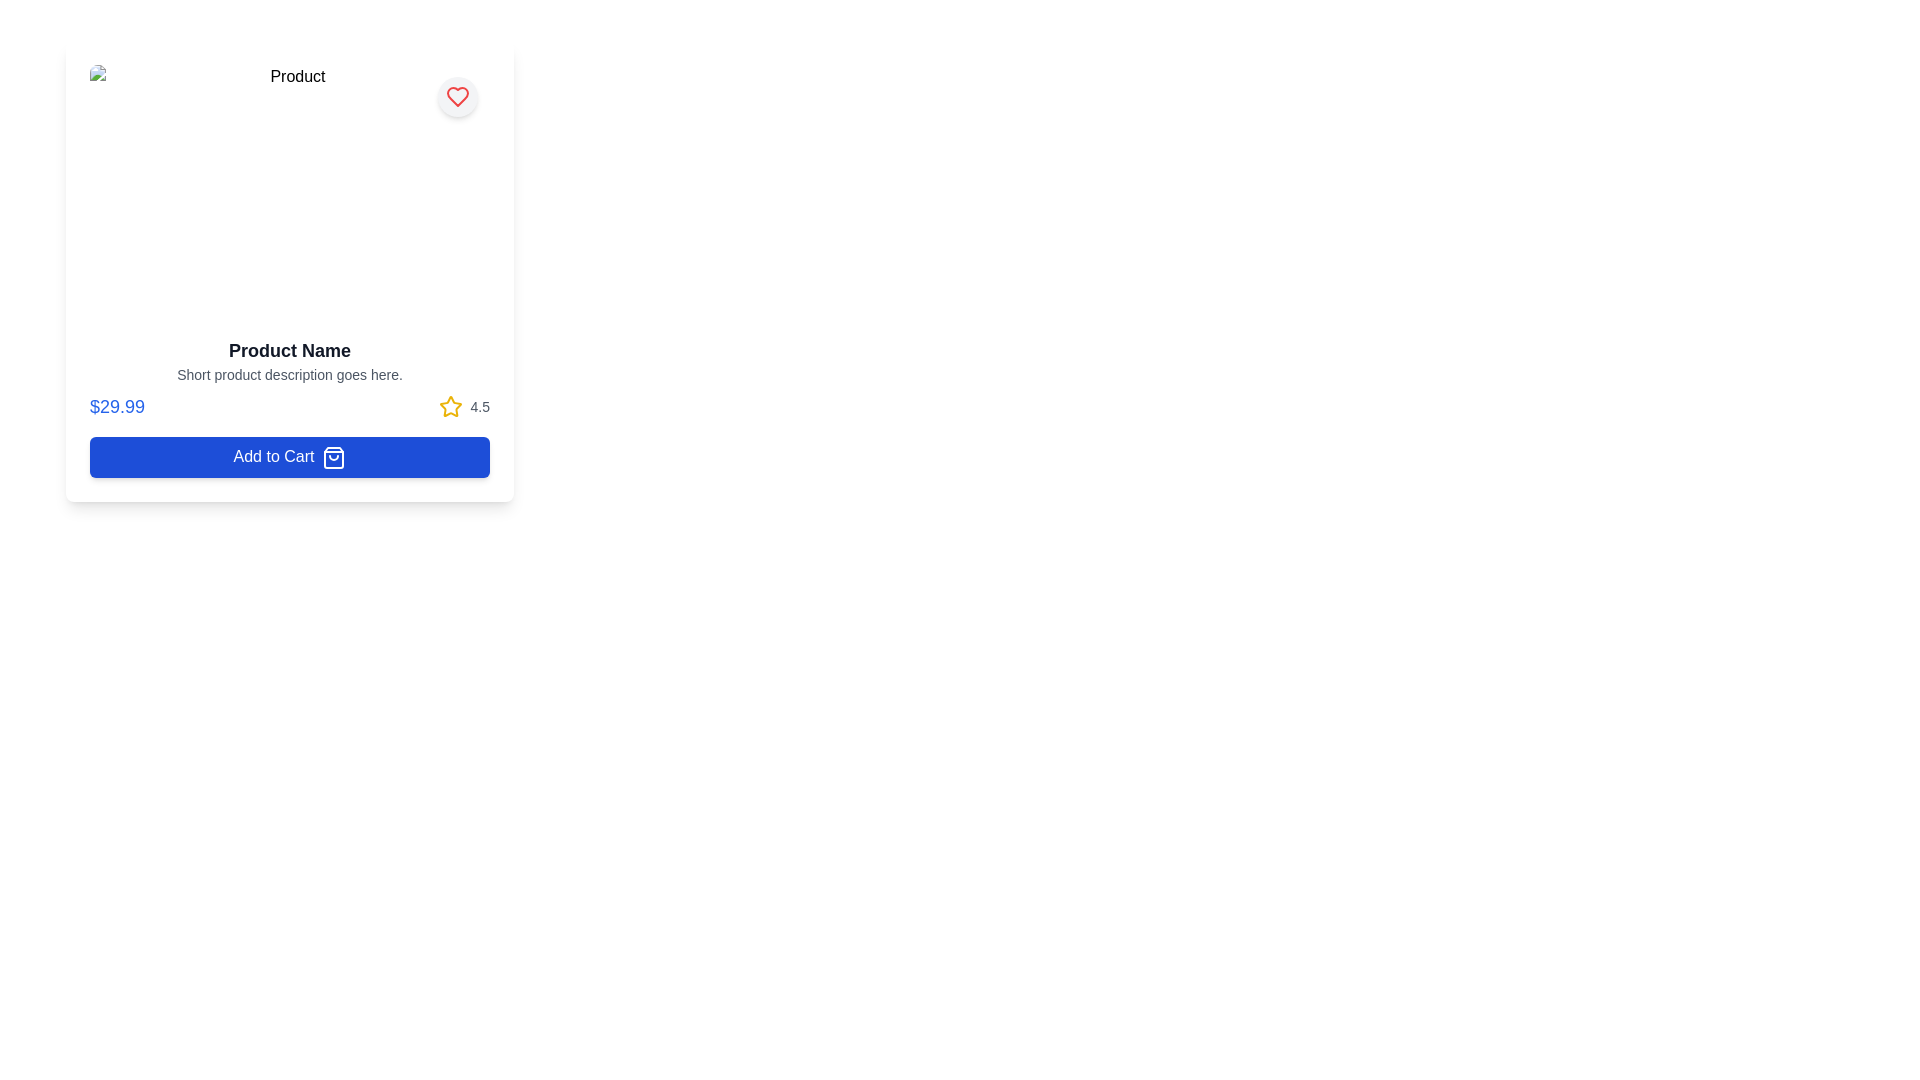  I want to click on the favorite or like icon located in the upper-right corner of the card layout, which is contained within a rounded circular button-like structure, so click(456, 96).